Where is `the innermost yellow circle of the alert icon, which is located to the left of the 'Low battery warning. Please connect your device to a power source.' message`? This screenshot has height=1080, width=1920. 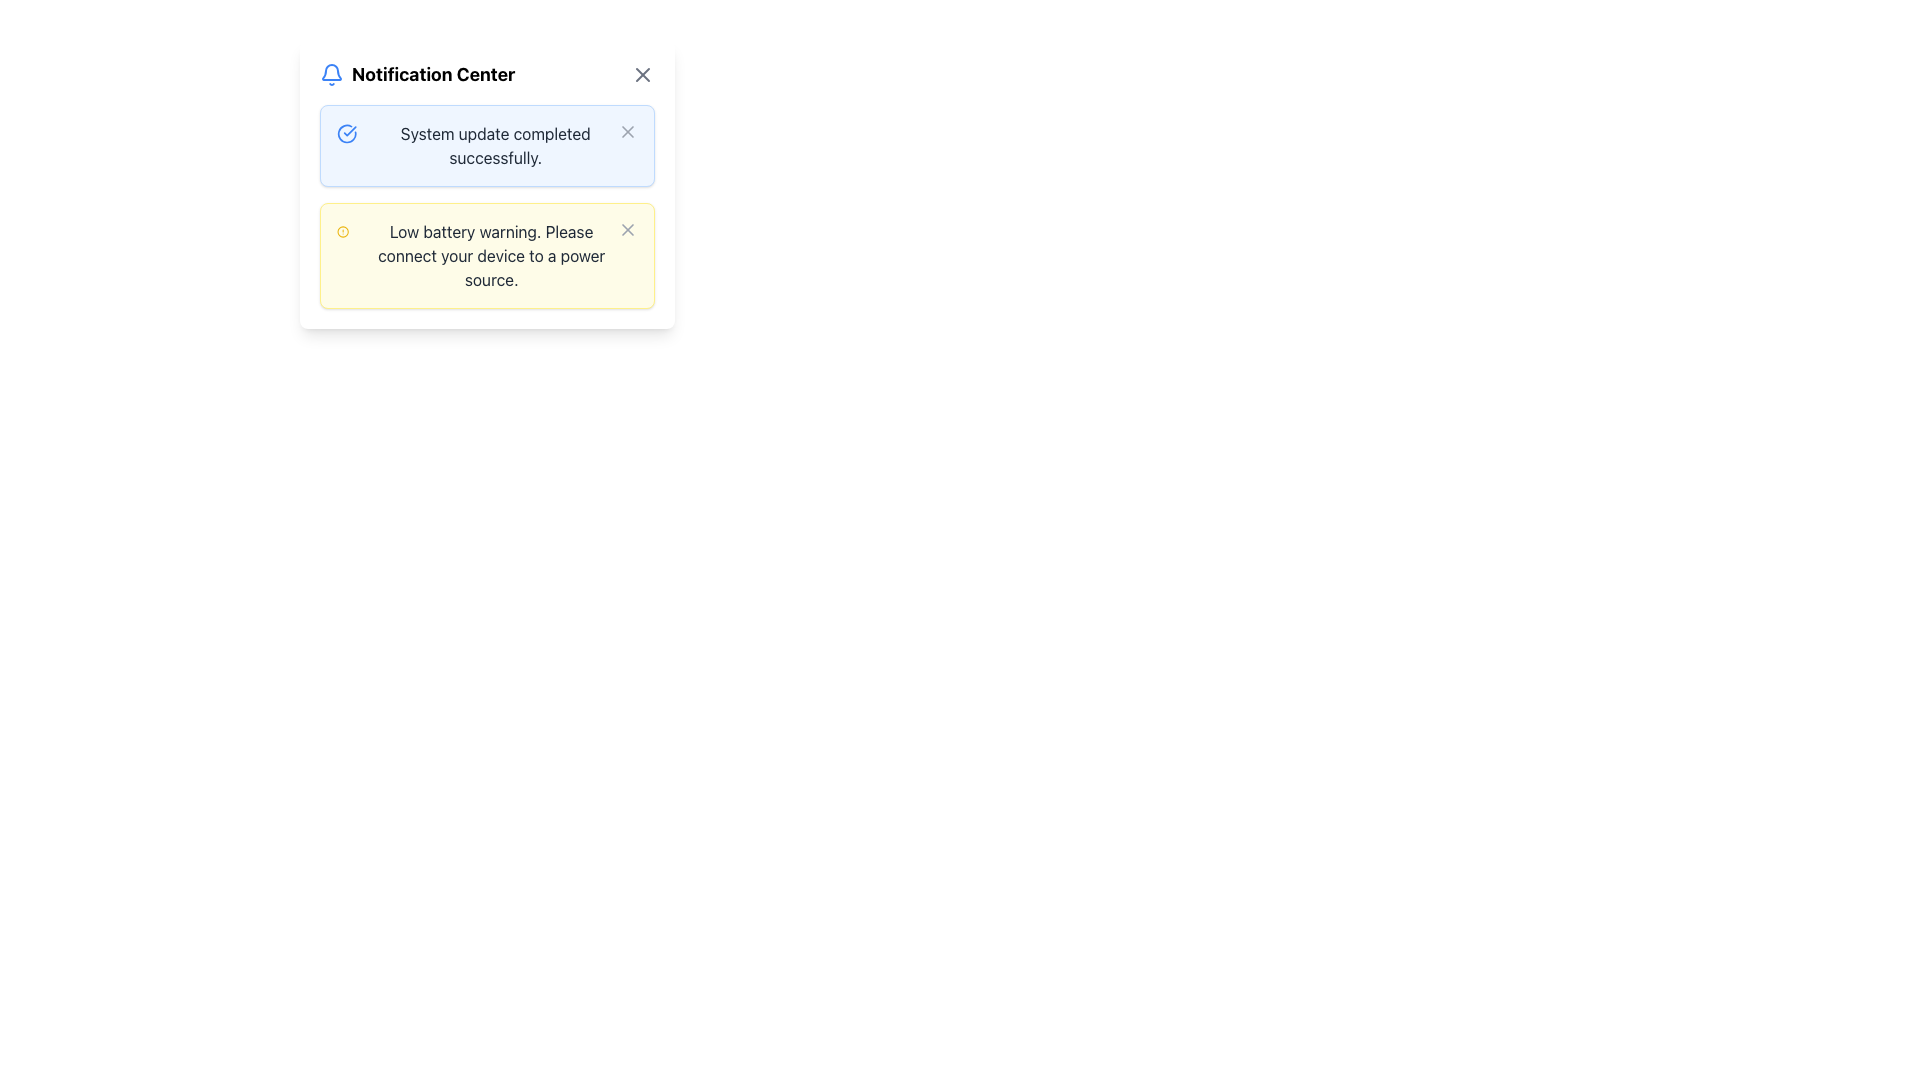
the innermost yellow circle of the alert icon, which is located to the left of the 'Low battery warning. Please connect your device to a power source.' message is located at coordinates (343, 230).